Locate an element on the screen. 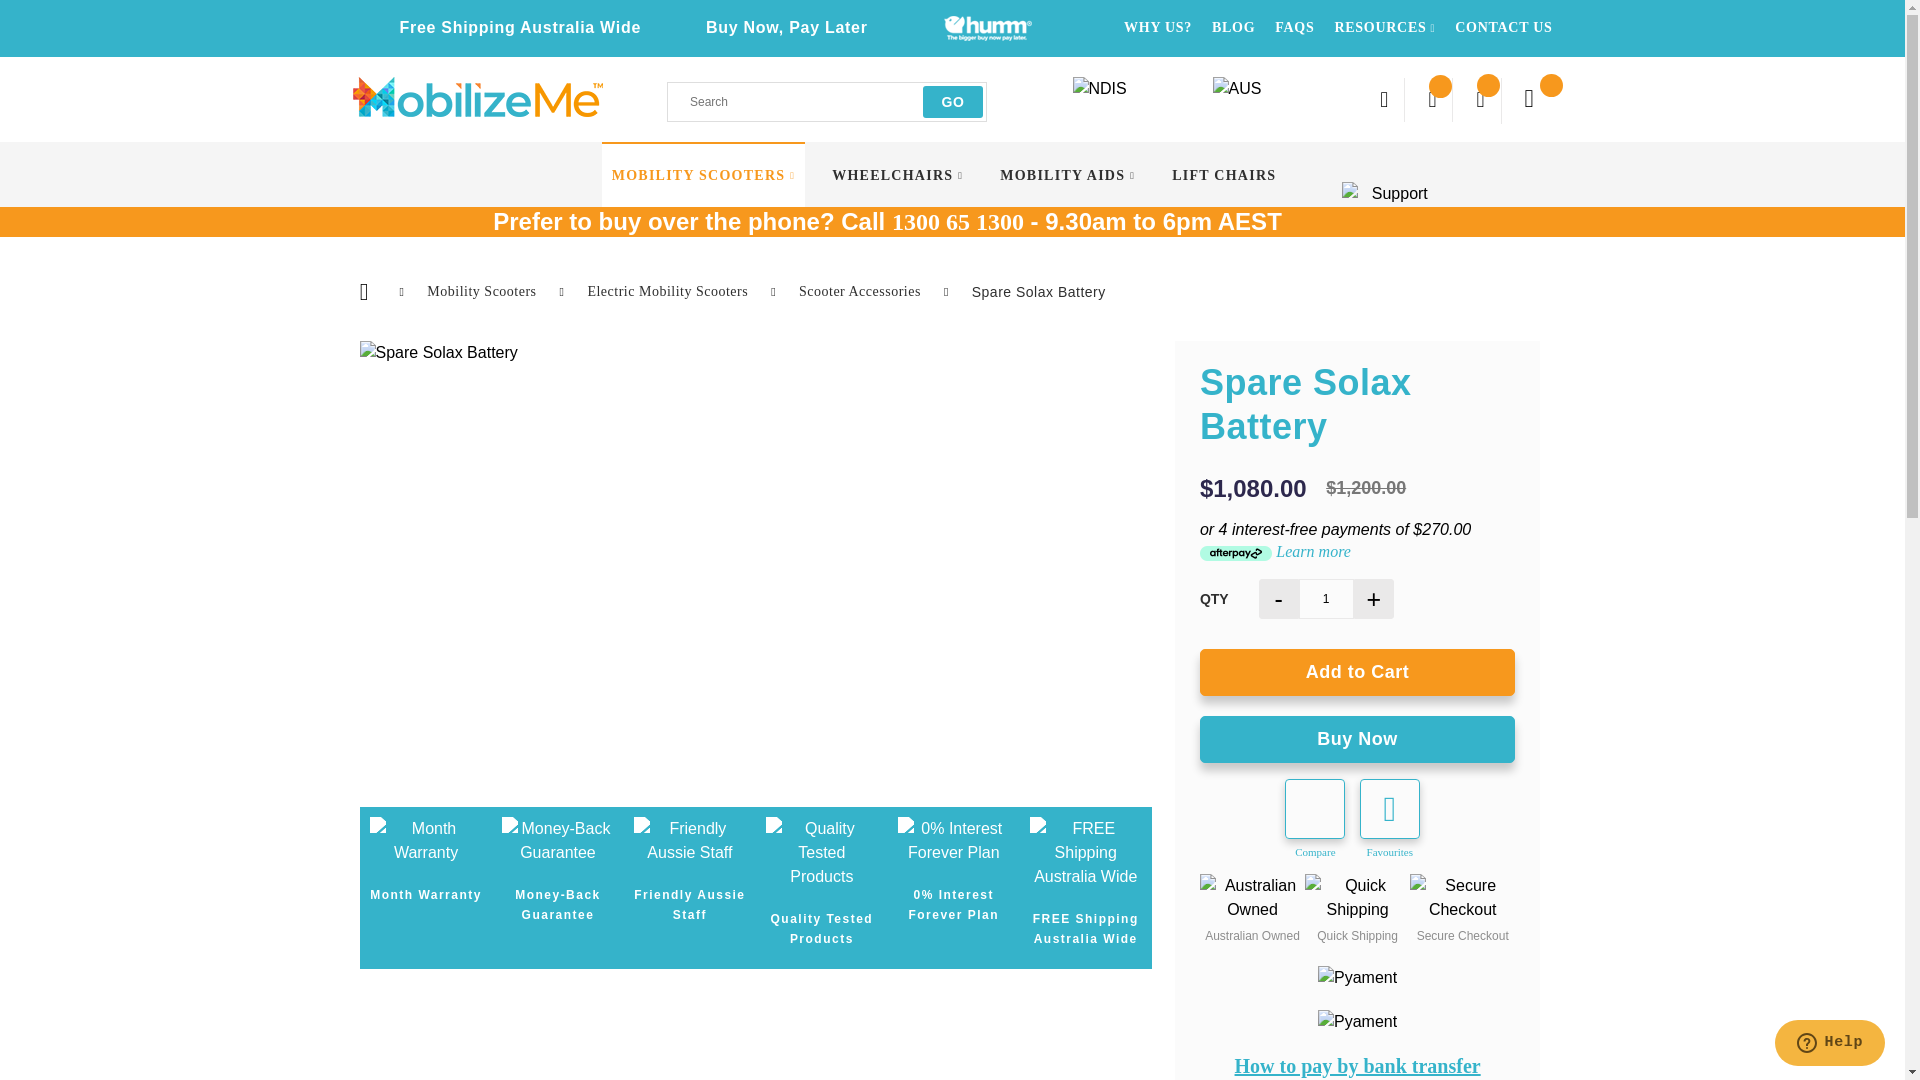 This screenshot has height=1080, width=1920. 'MOBILITY AIDS' is located at coordinates (999, 174).